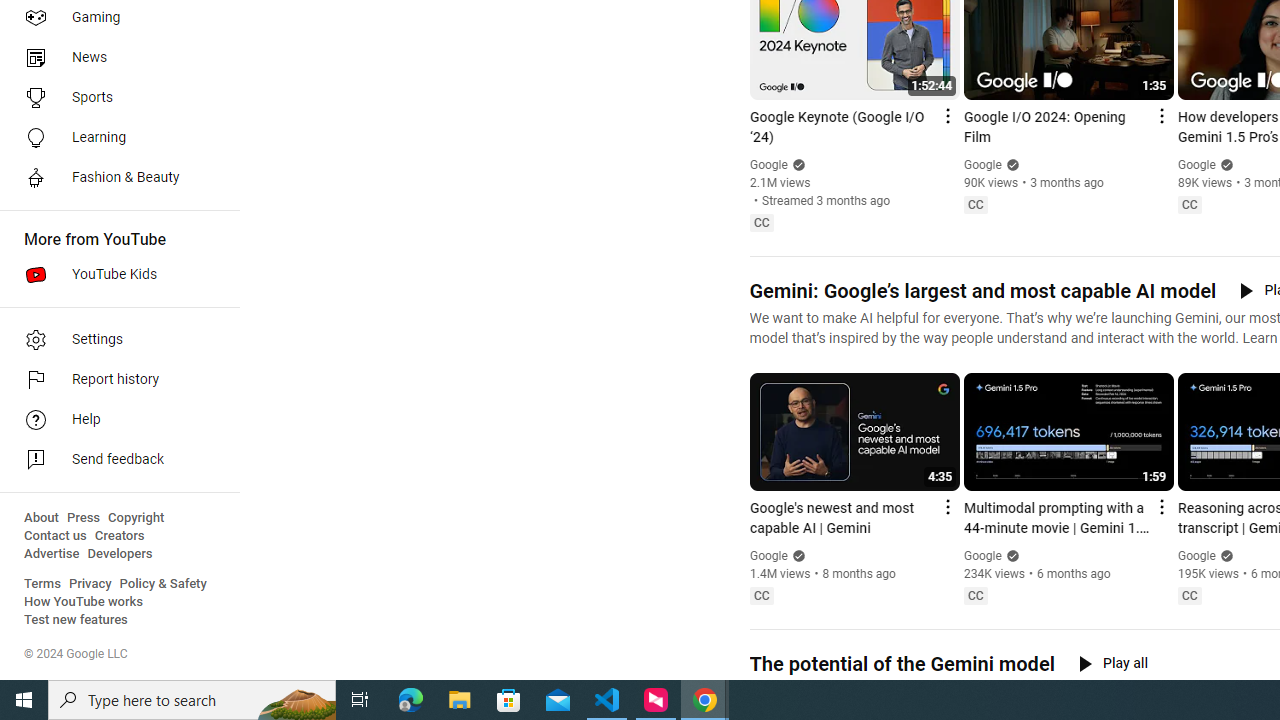  Describe the element at coordinates (55, 535) in the screenshot. I see `'Contact us'` at that location.